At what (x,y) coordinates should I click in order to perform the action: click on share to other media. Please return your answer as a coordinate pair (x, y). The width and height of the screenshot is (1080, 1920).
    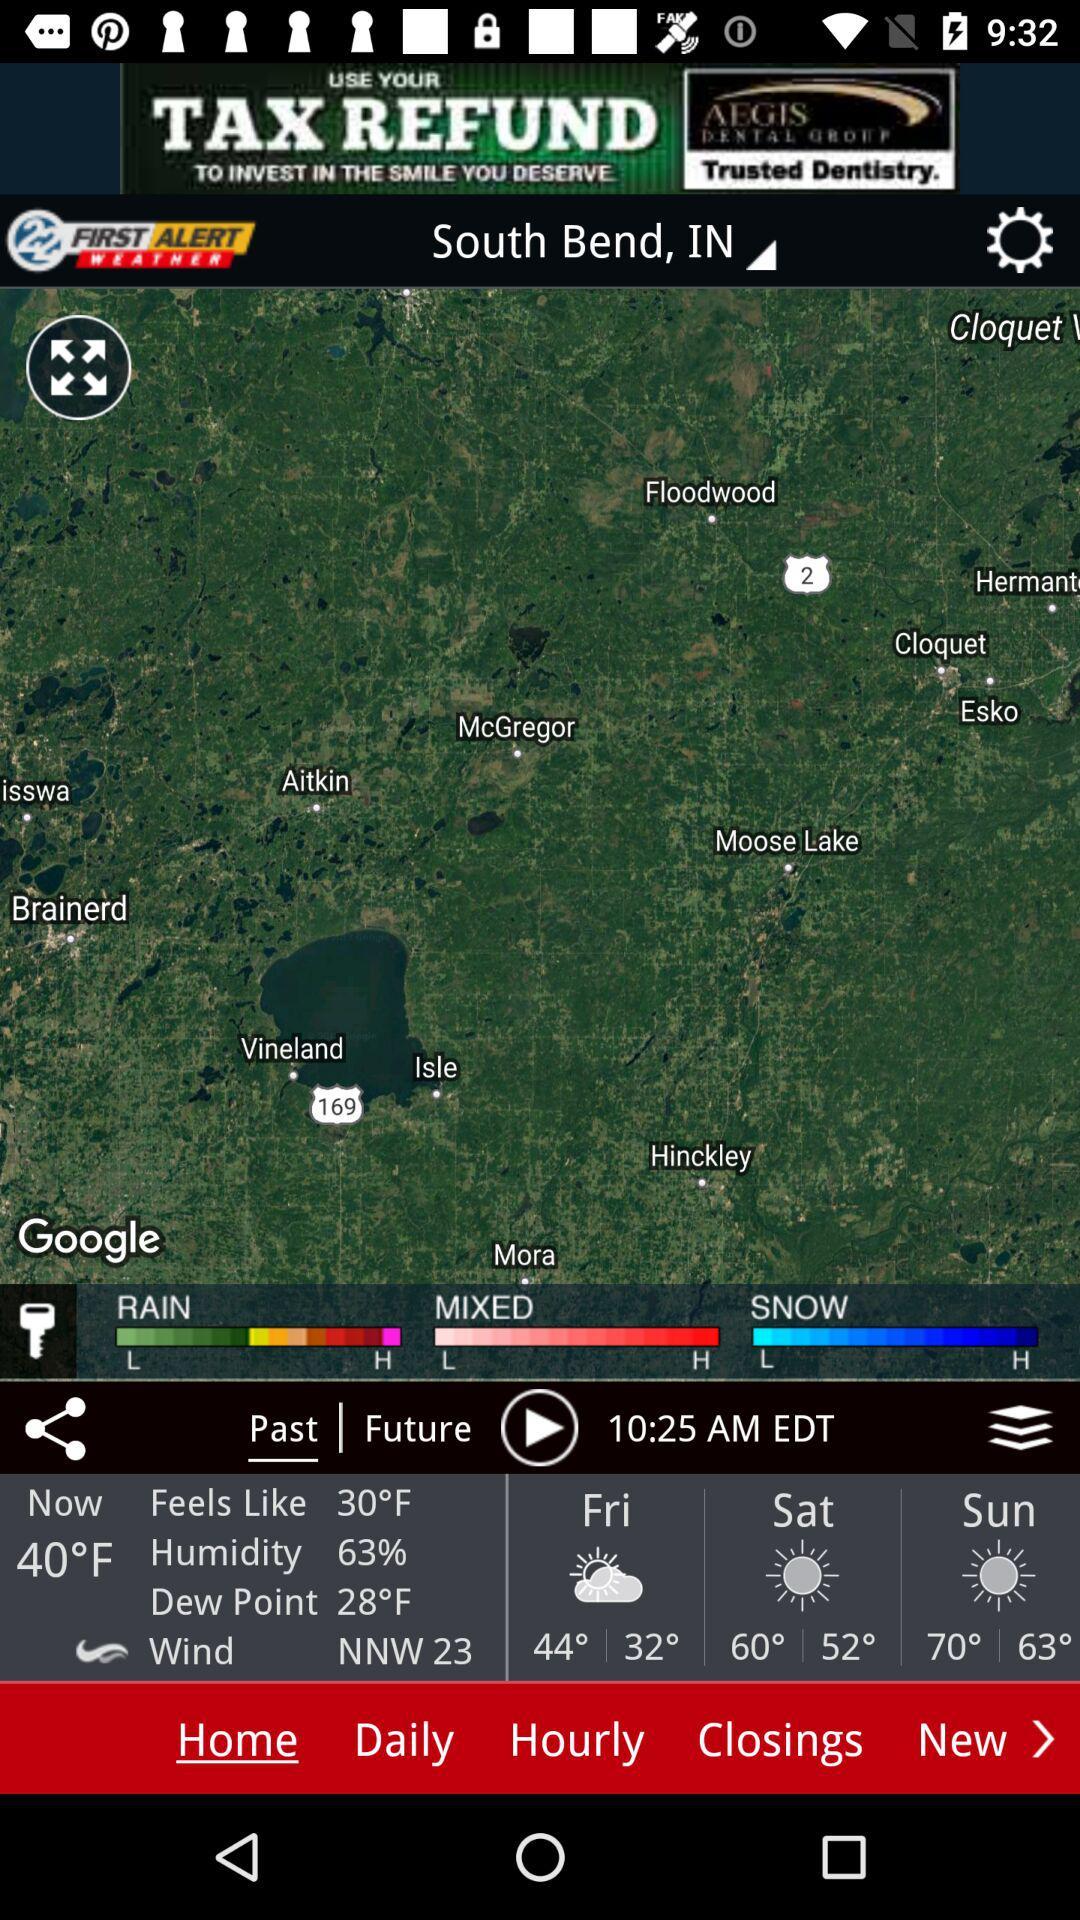
    Looking at the image, I should click on (58, 1426).